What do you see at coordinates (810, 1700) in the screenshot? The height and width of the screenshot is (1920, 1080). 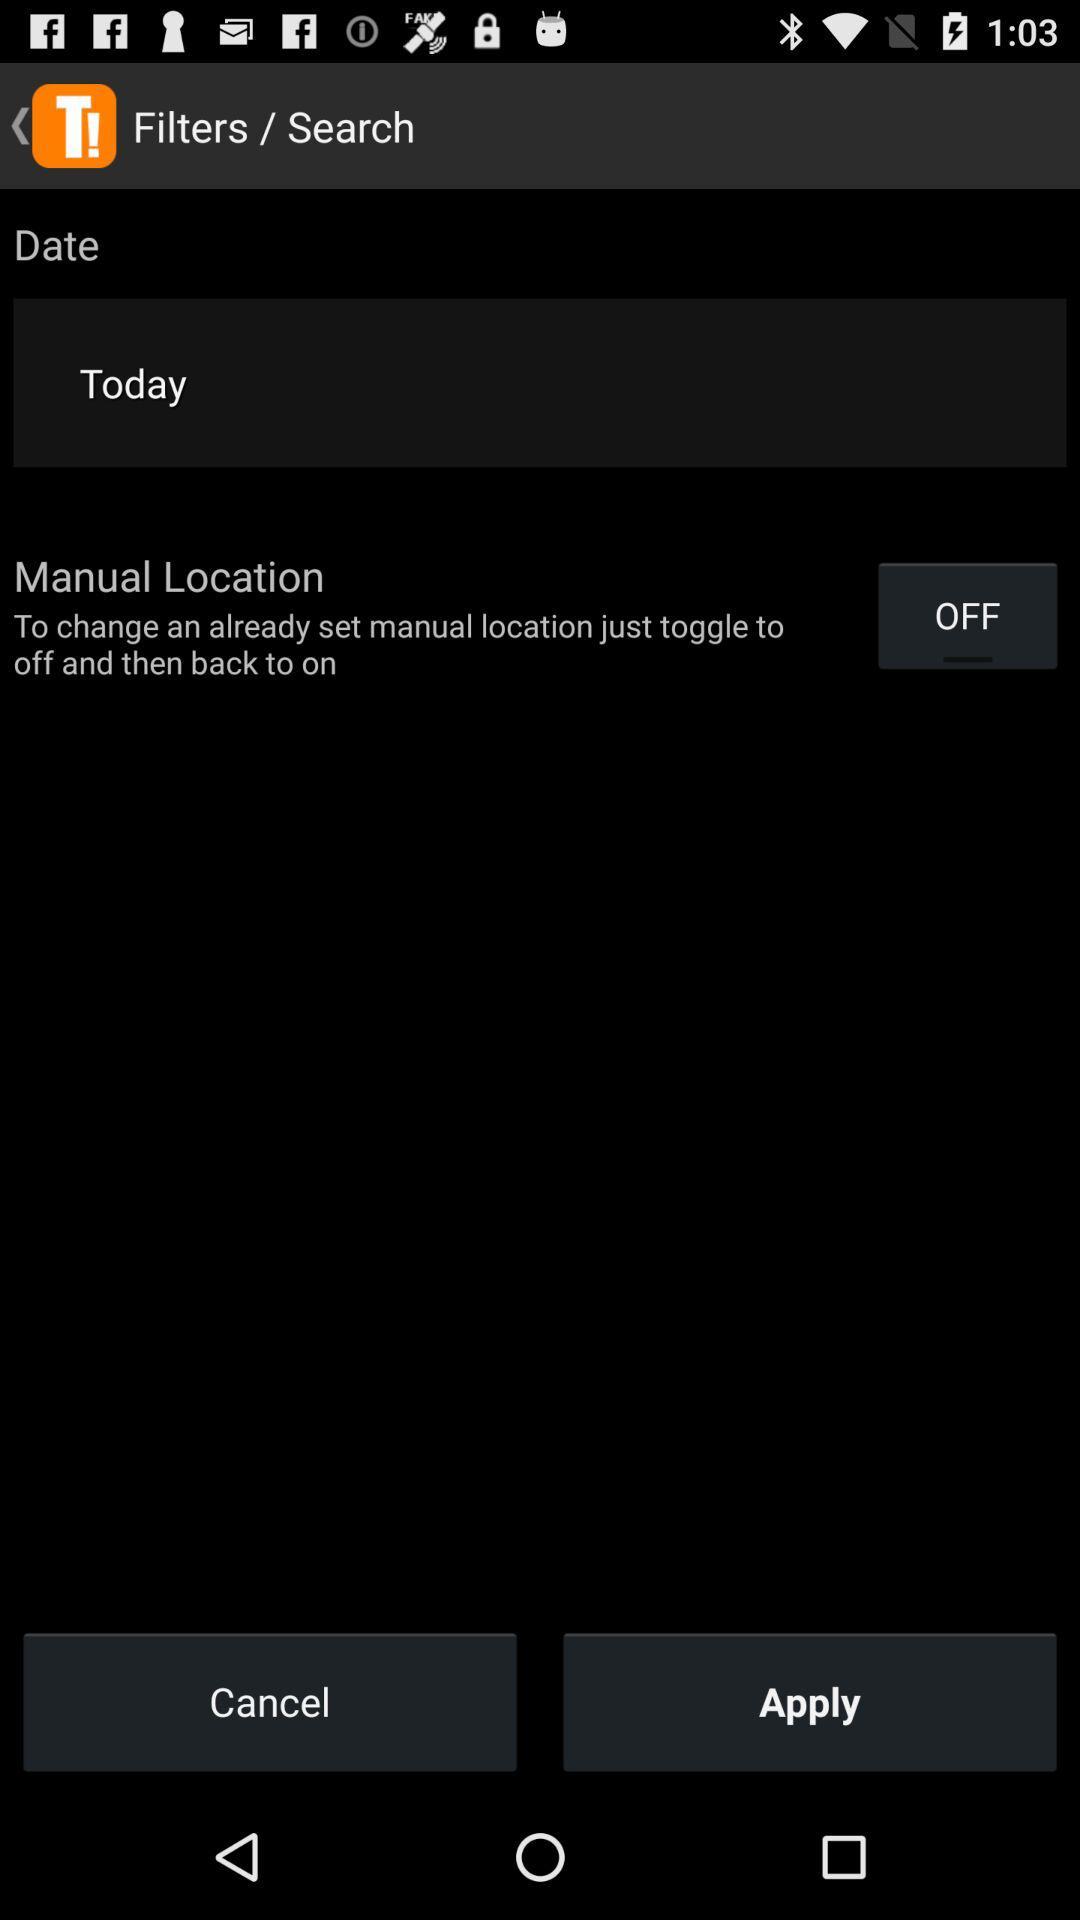 I see `item next to the cancel item` at bounding box center [810, 1700].